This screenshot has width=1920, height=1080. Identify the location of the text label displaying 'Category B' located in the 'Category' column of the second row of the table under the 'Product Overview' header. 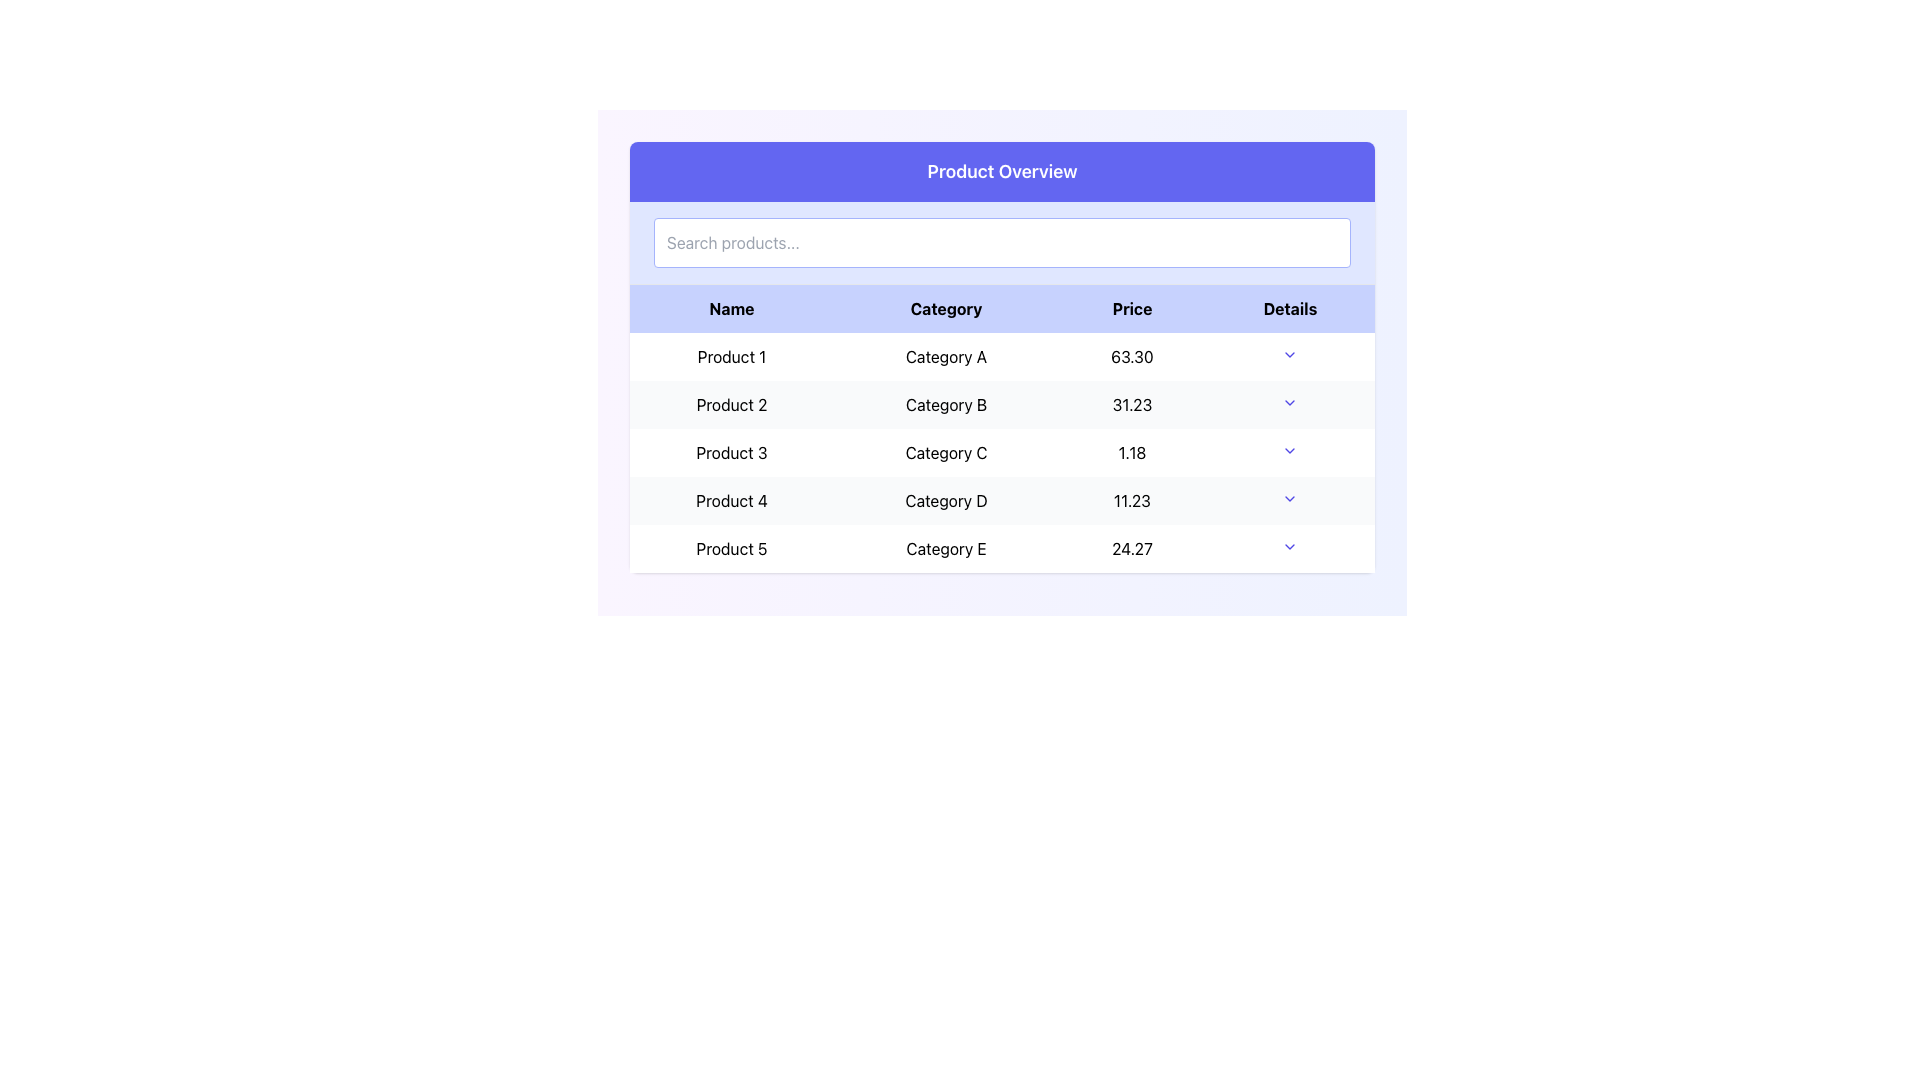
(945, 405).